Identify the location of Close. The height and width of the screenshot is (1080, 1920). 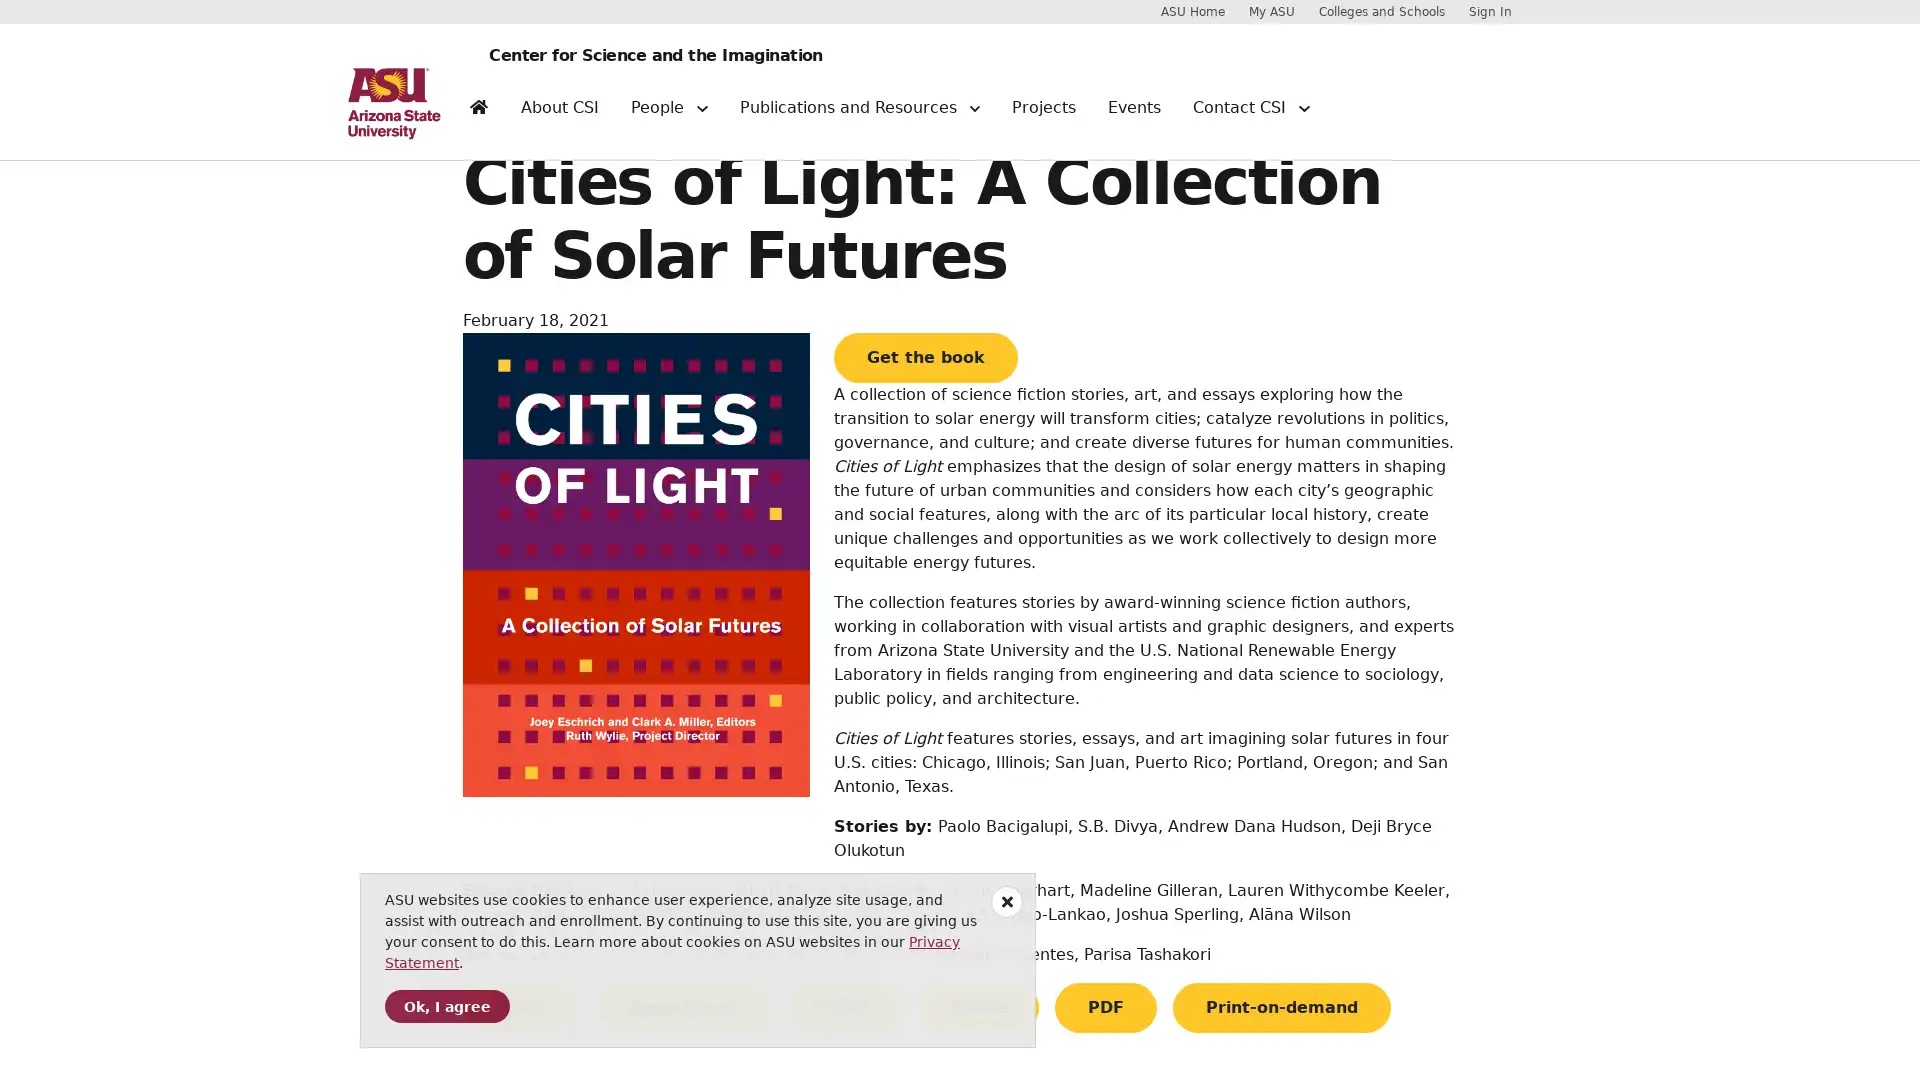
(1007, 902).